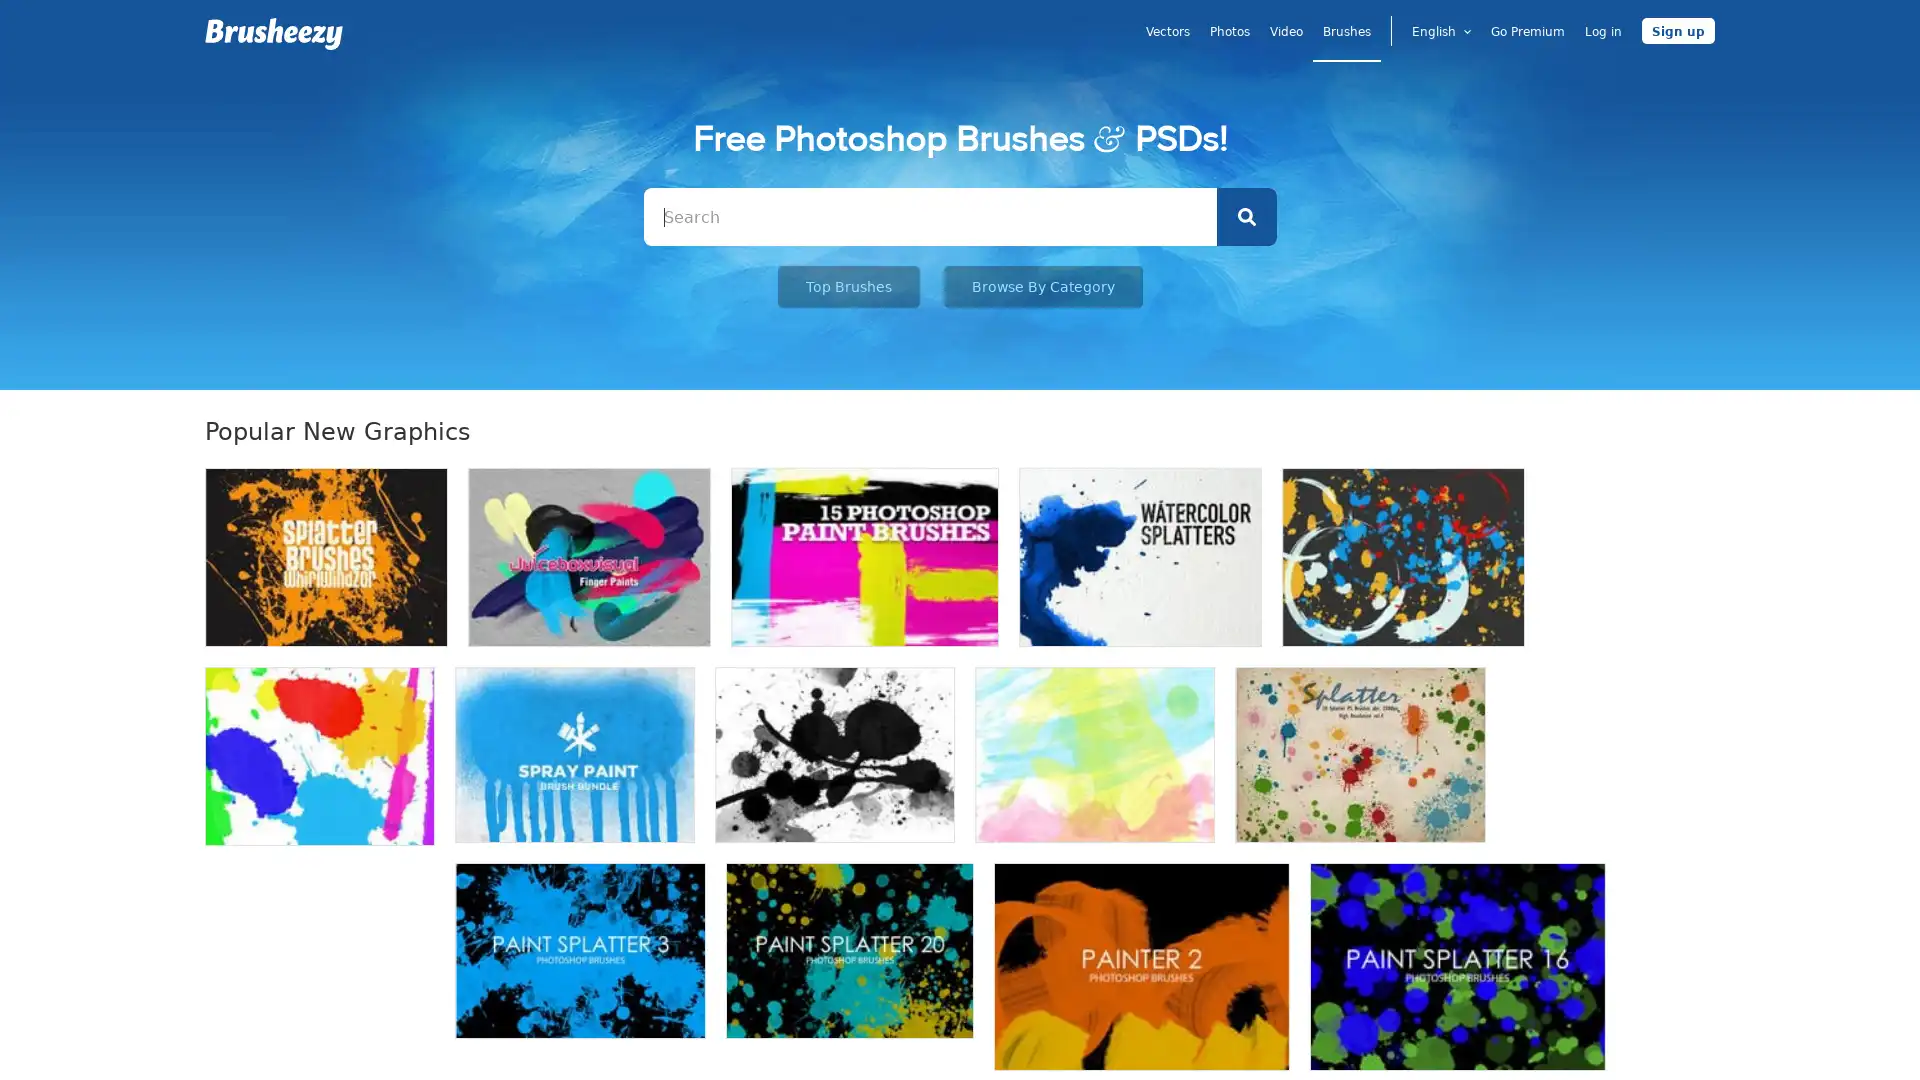 The height and width of the screenshot is (1080, 1920). I want to click on search, so click(1245, 216).